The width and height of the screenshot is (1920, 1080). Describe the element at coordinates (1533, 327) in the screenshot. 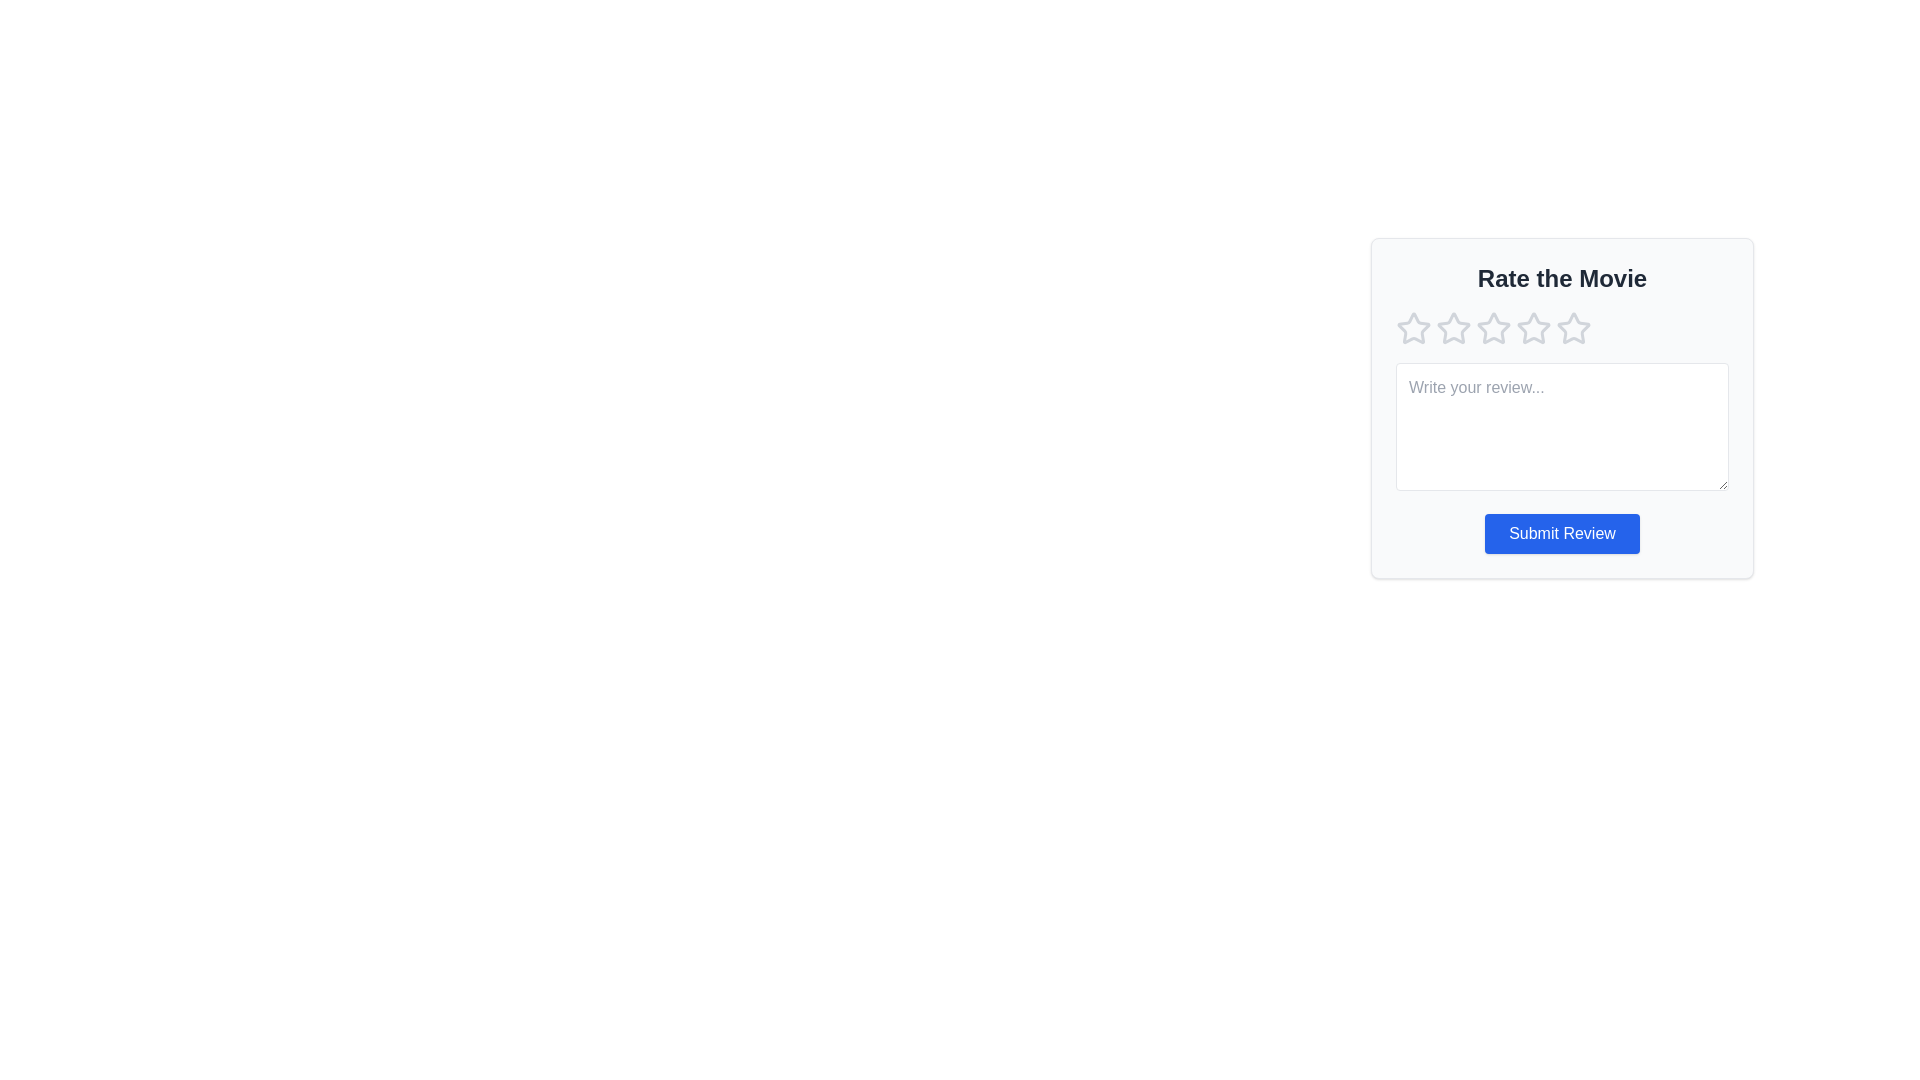

I see `the star corresponding to 4 to preview the rating` at that location.